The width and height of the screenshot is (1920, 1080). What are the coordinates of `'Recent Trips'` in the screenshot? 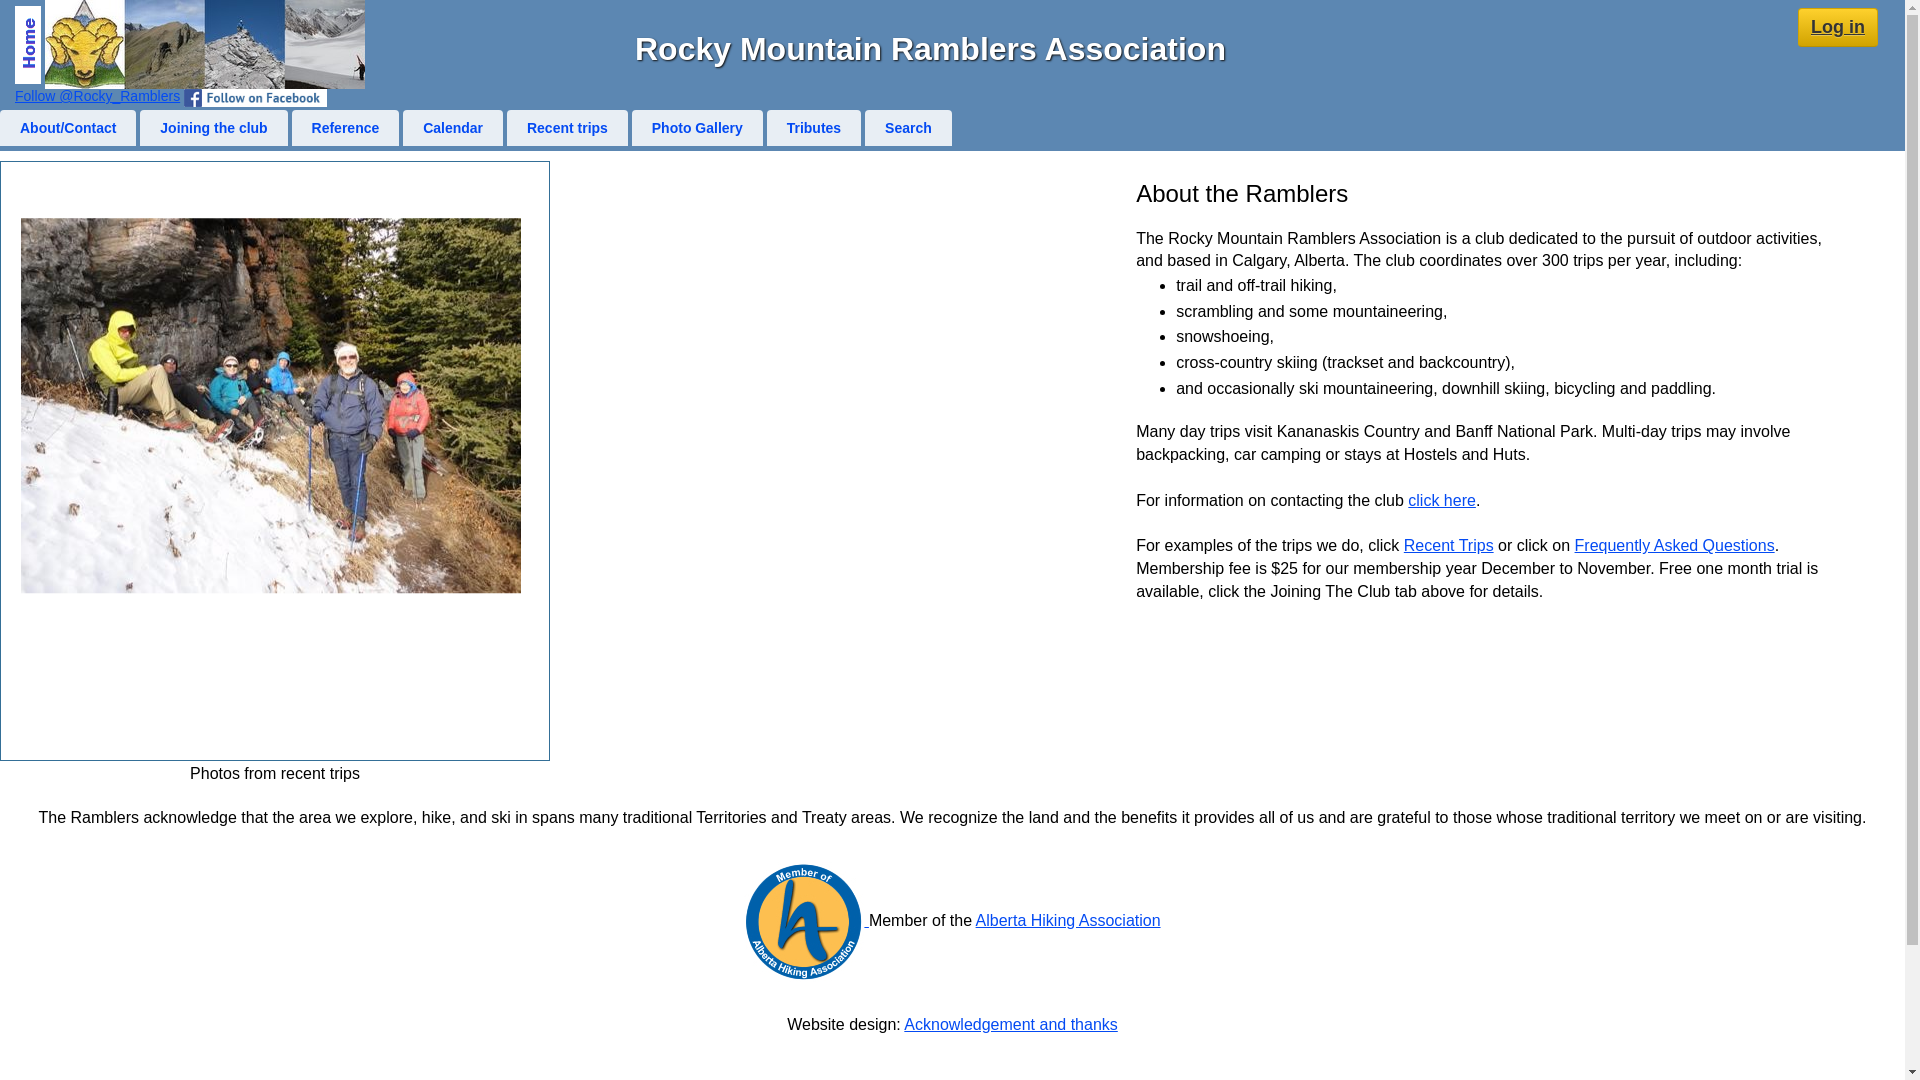 It's located at (1449, 545).